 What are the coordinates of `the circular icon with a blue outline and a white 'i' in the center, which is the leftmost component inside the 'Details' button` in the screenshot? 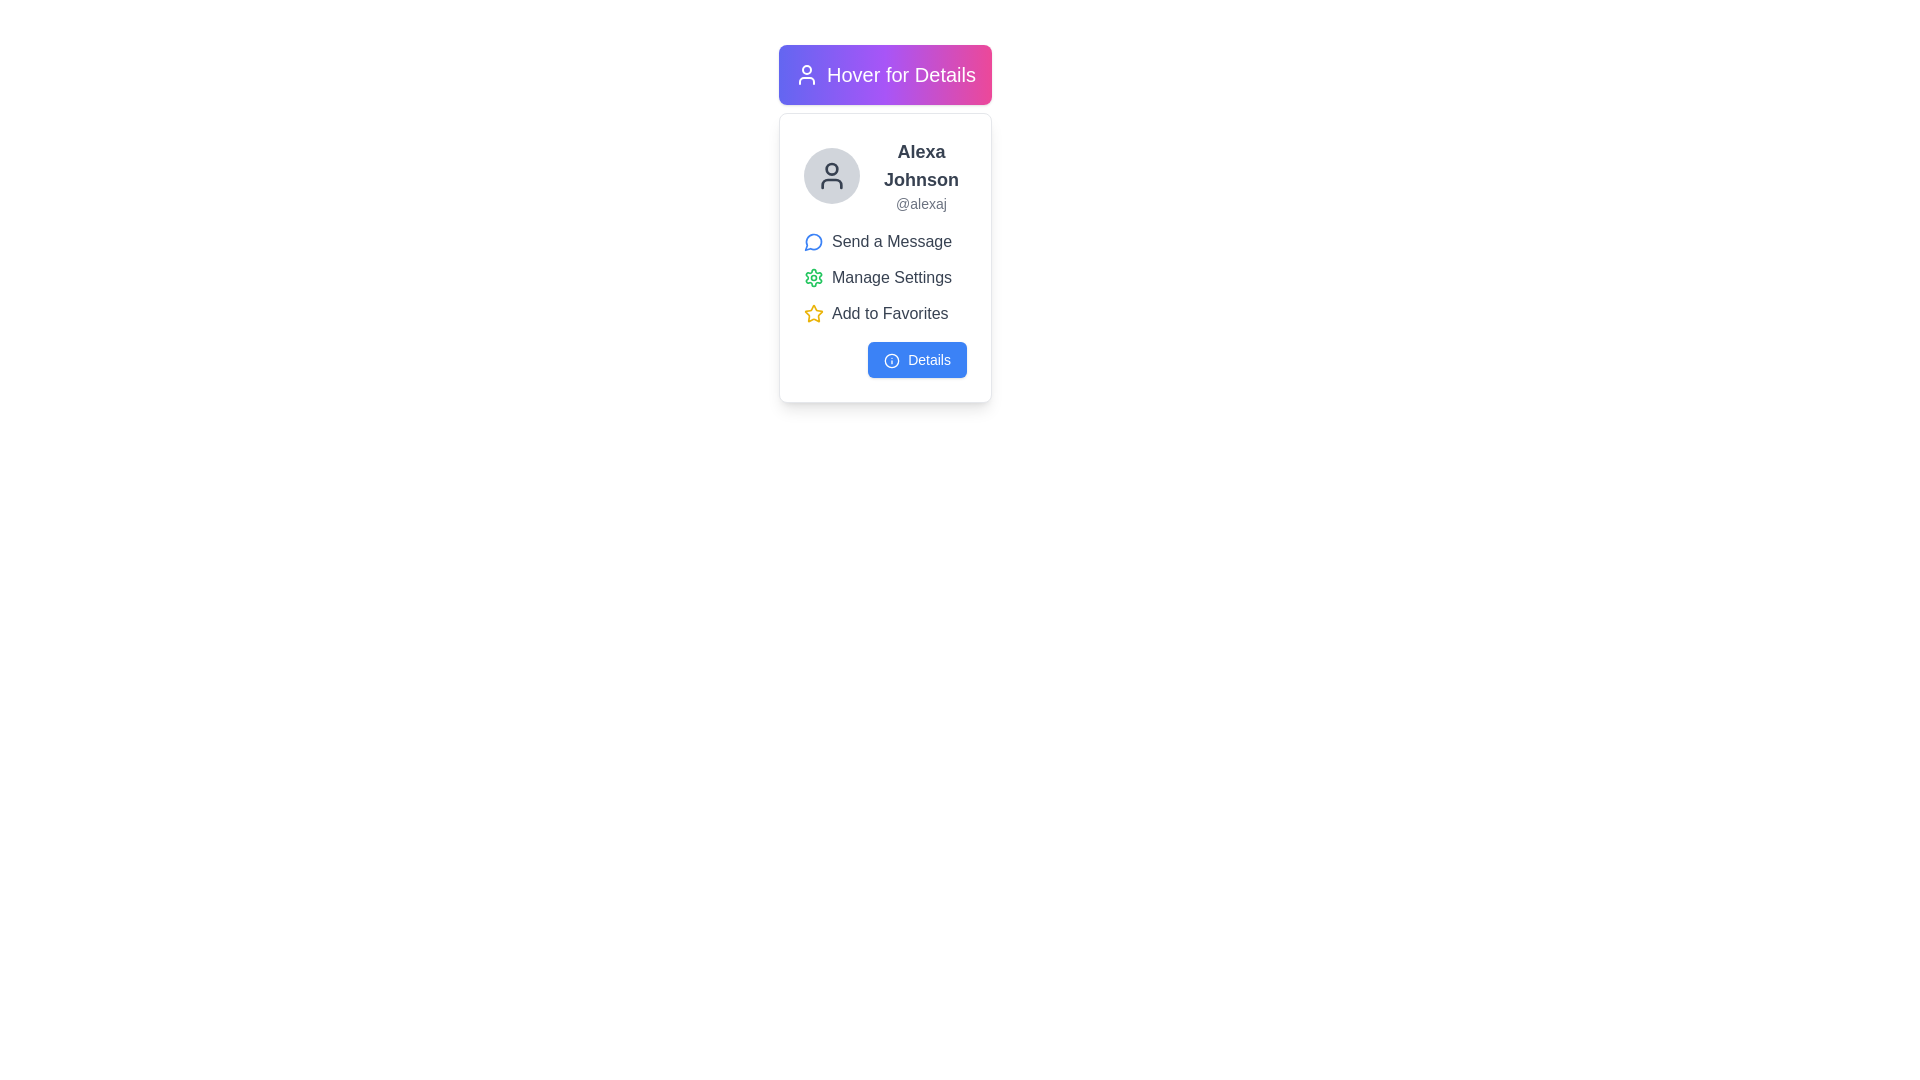 It's located at (891, 361).